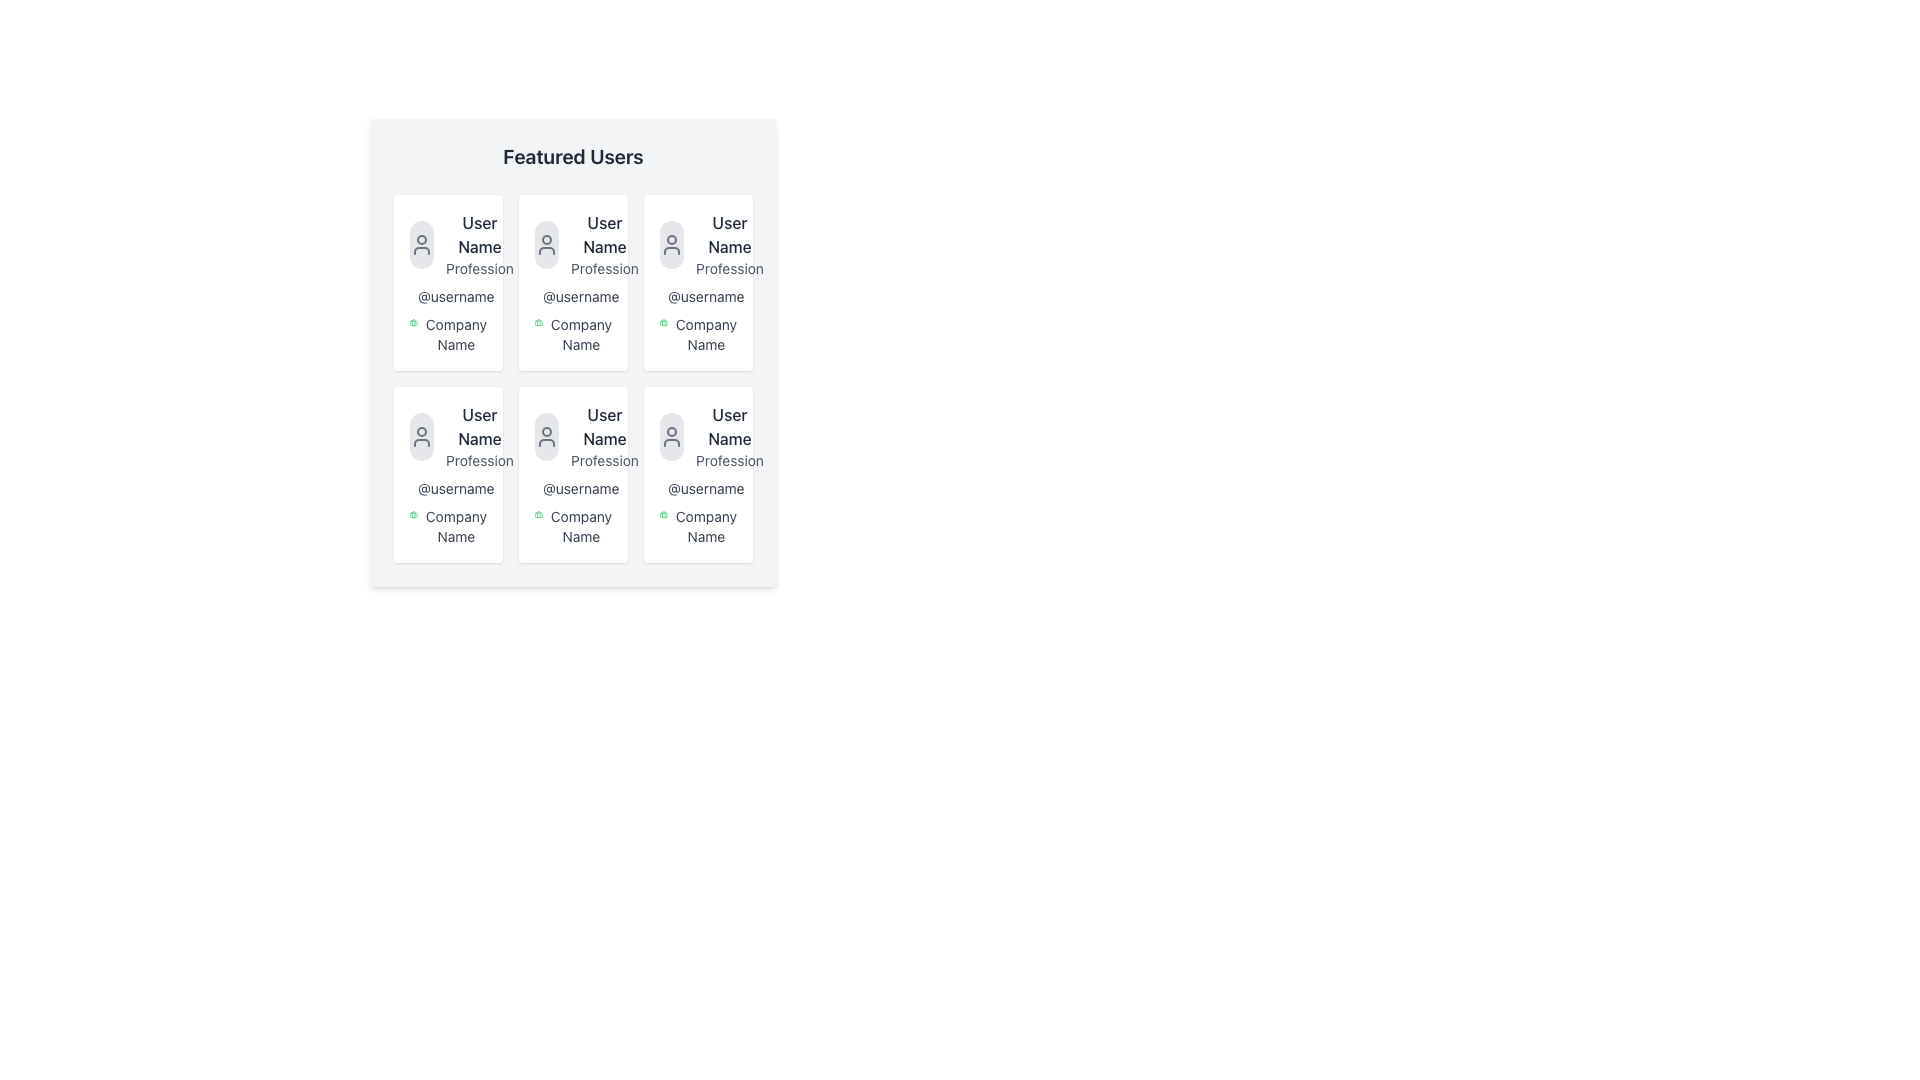 This screenshot has width=1920, height=1080. What do you see at coordinates (698, 435) in the screenshot?
I see `the user profile card snippet displaying 'User Name' and 'Profession', which is the sixth card in the lower right quadrant of a 3x2 grid of user profile cards` at bounding box center [698, 435].